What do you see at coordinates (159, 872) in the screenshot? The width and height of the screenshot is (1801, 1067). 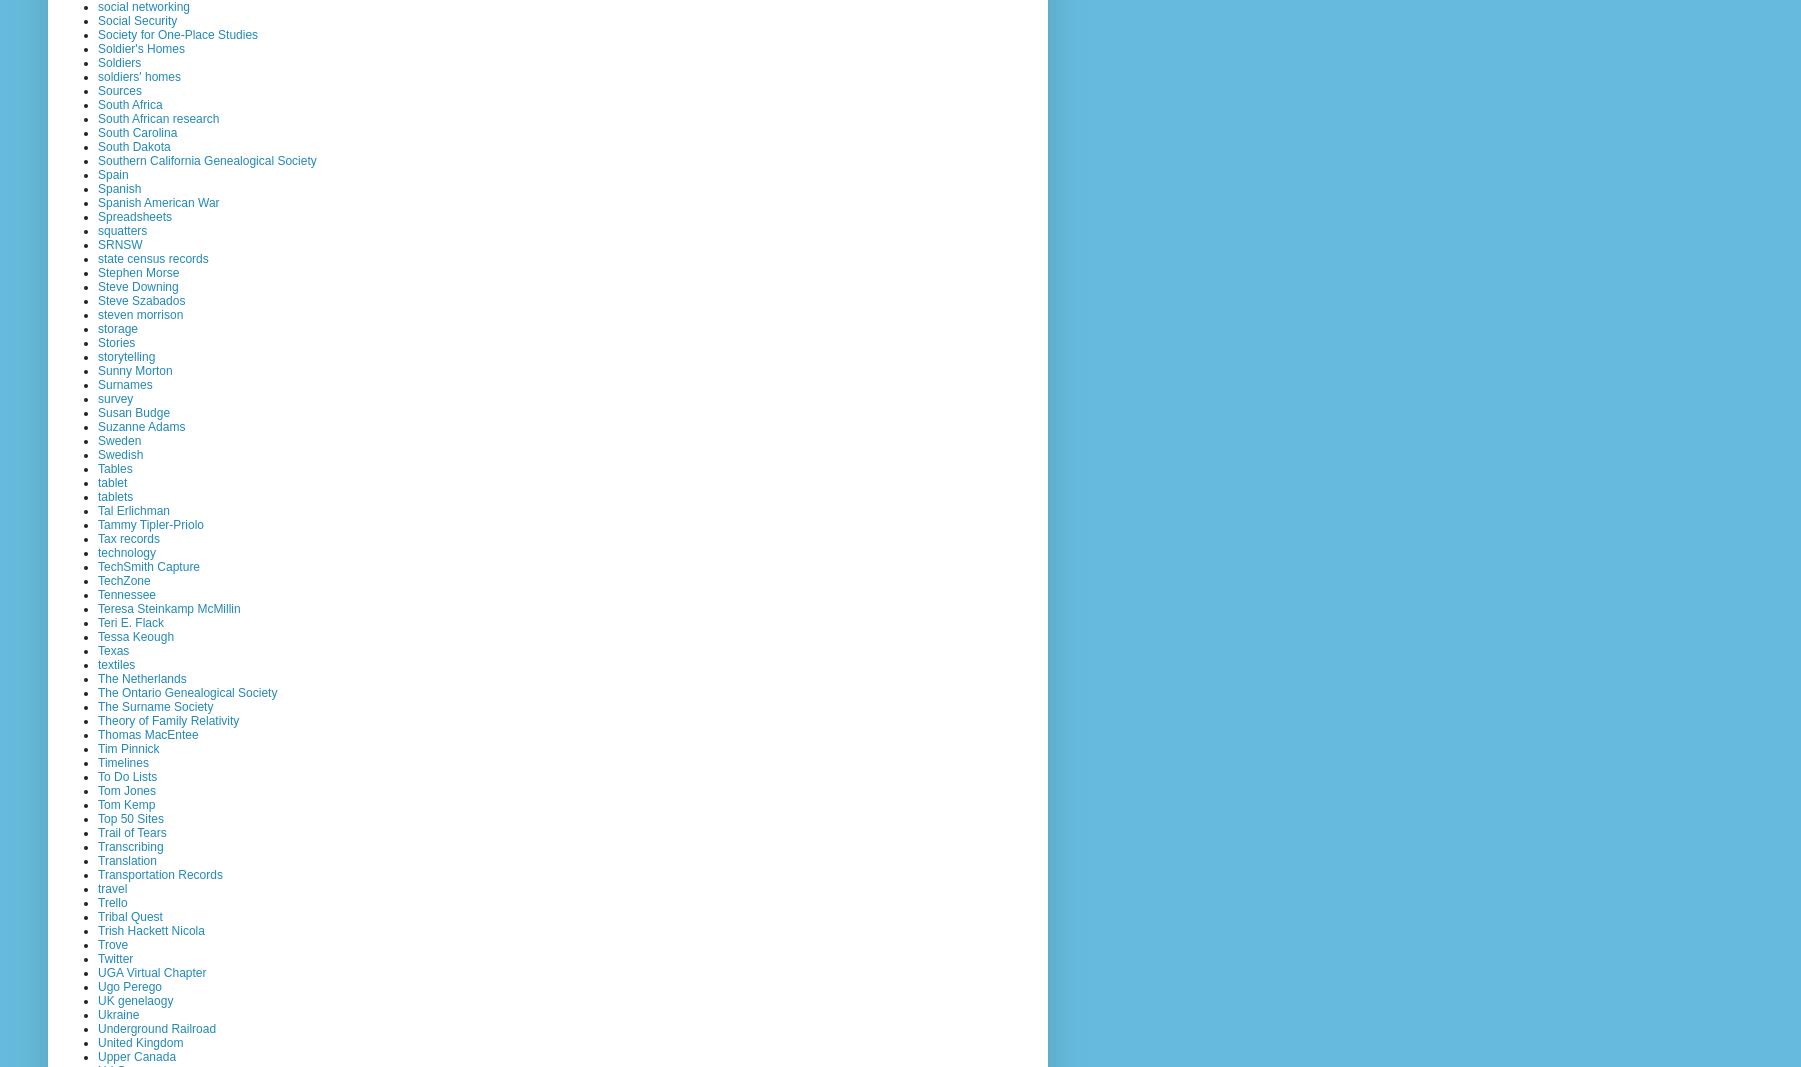 I see `'Transportation Records'` at bounding box center [159, 872].